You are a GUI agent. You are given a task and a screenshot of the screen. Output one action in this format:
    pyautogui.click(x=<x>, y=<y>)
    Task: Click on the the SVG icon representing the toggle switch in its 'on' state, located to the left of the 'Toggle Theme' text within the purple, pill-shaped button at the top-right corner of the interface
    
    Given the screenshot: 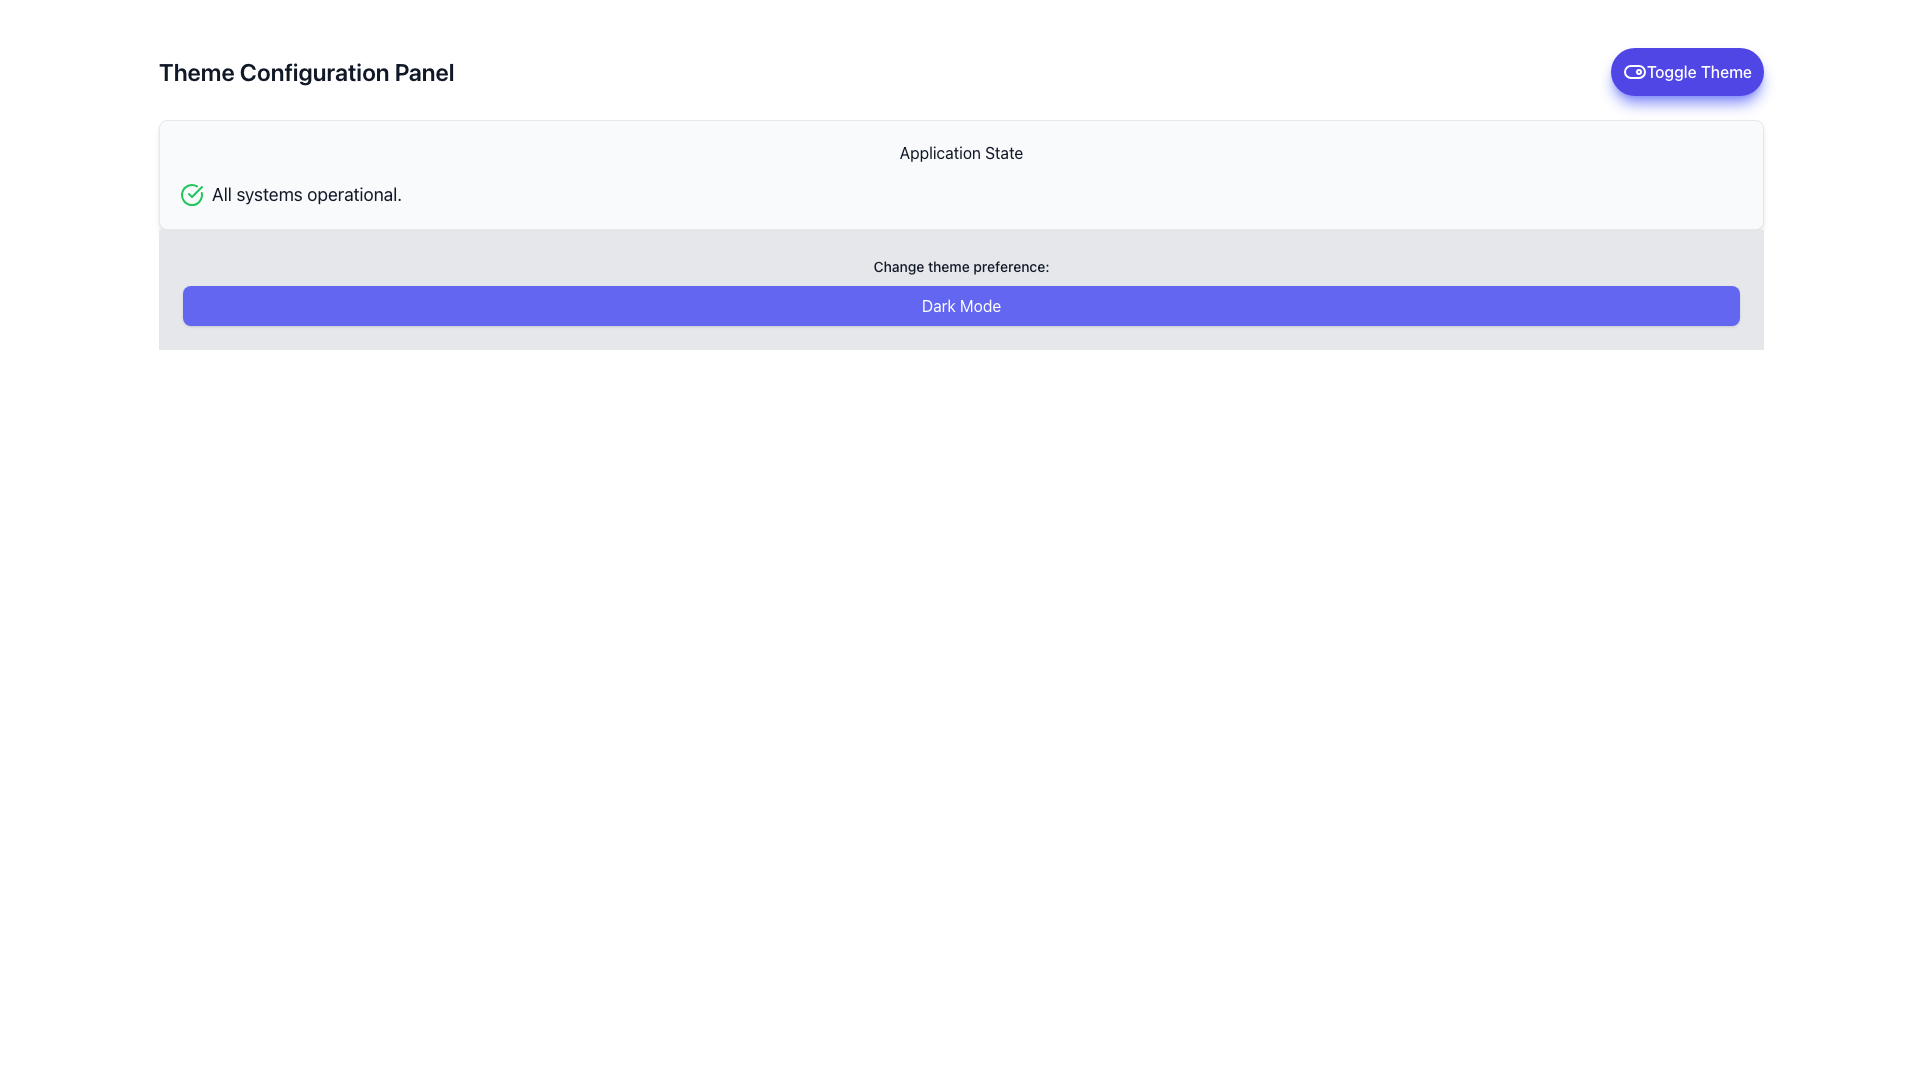 What is the action you would take?
    pyautogui.click(x=1634, y=71)
    